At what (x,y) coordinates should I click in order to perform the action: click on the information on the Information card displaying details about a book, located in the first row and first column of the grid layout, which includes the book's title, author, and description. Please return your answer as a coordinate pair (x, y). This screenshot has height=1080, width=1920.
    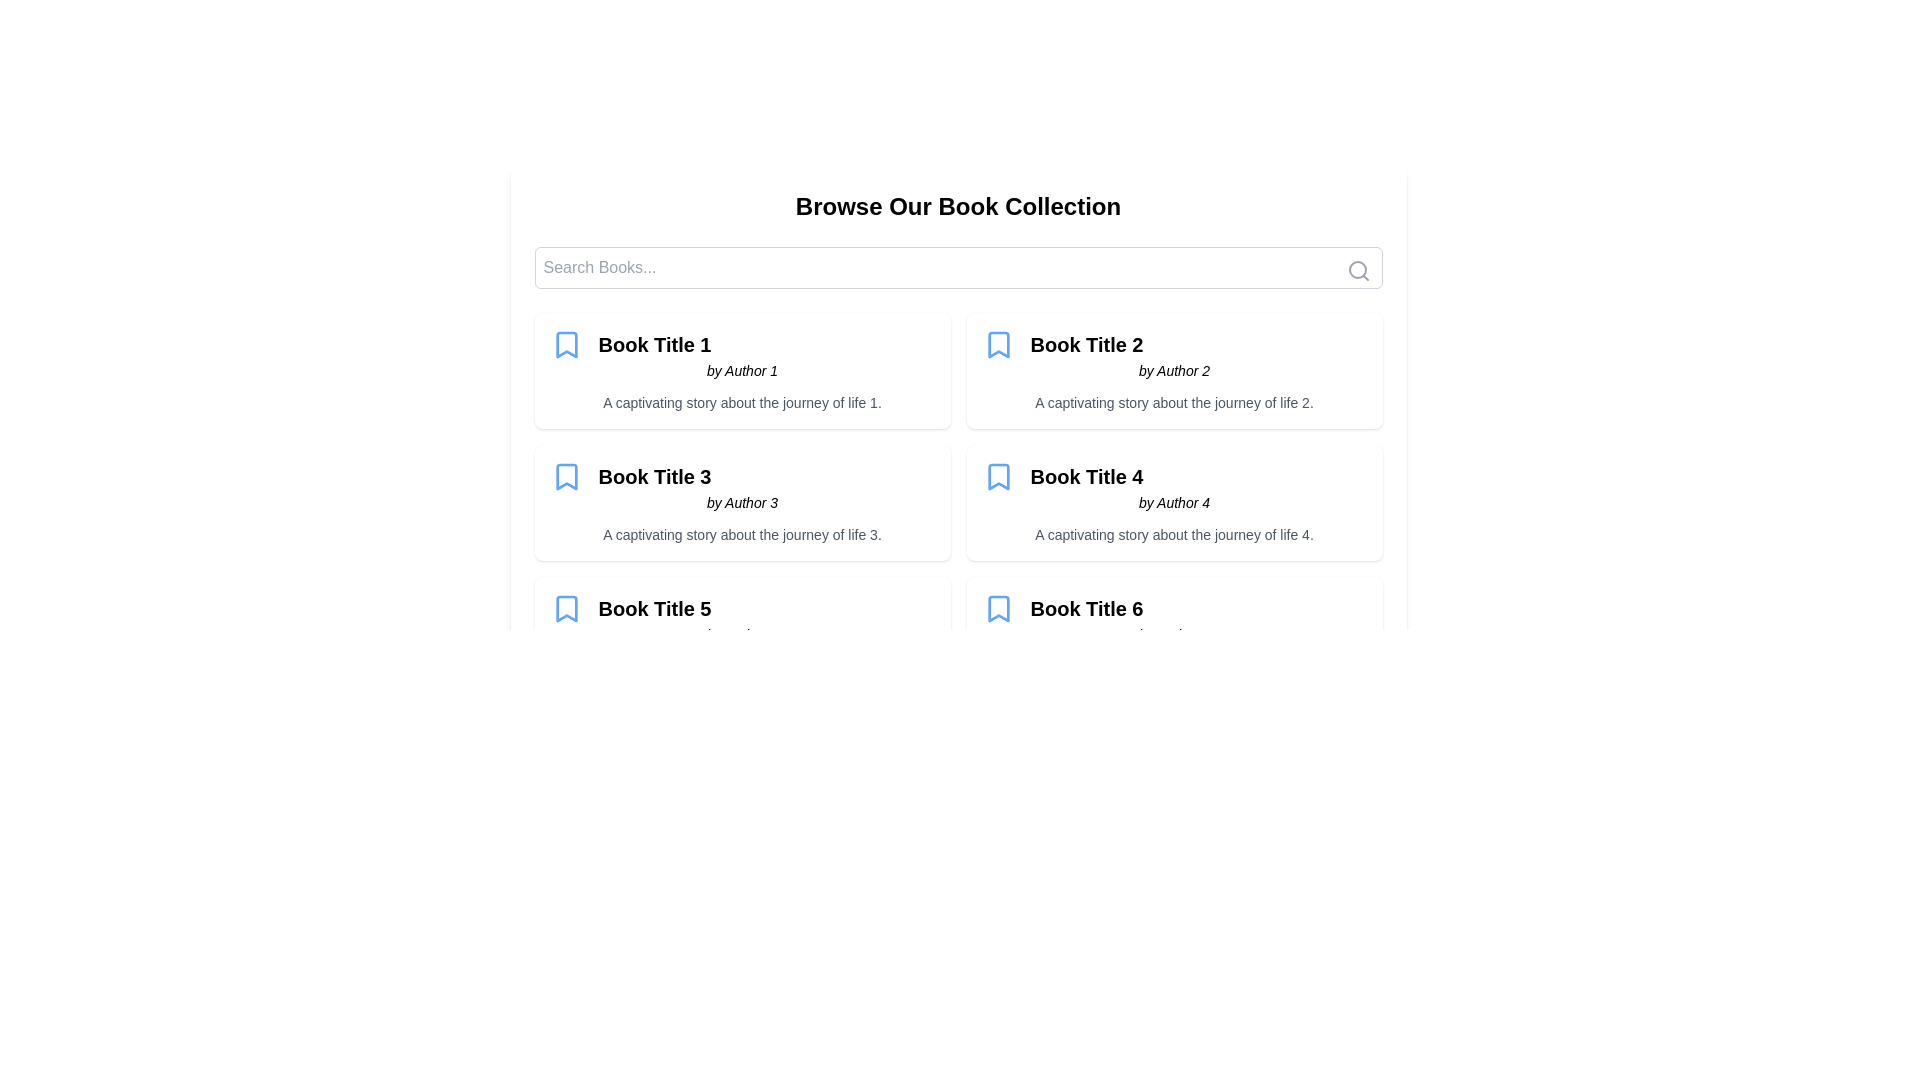
    Looking at the image, I should click on (741, 370).